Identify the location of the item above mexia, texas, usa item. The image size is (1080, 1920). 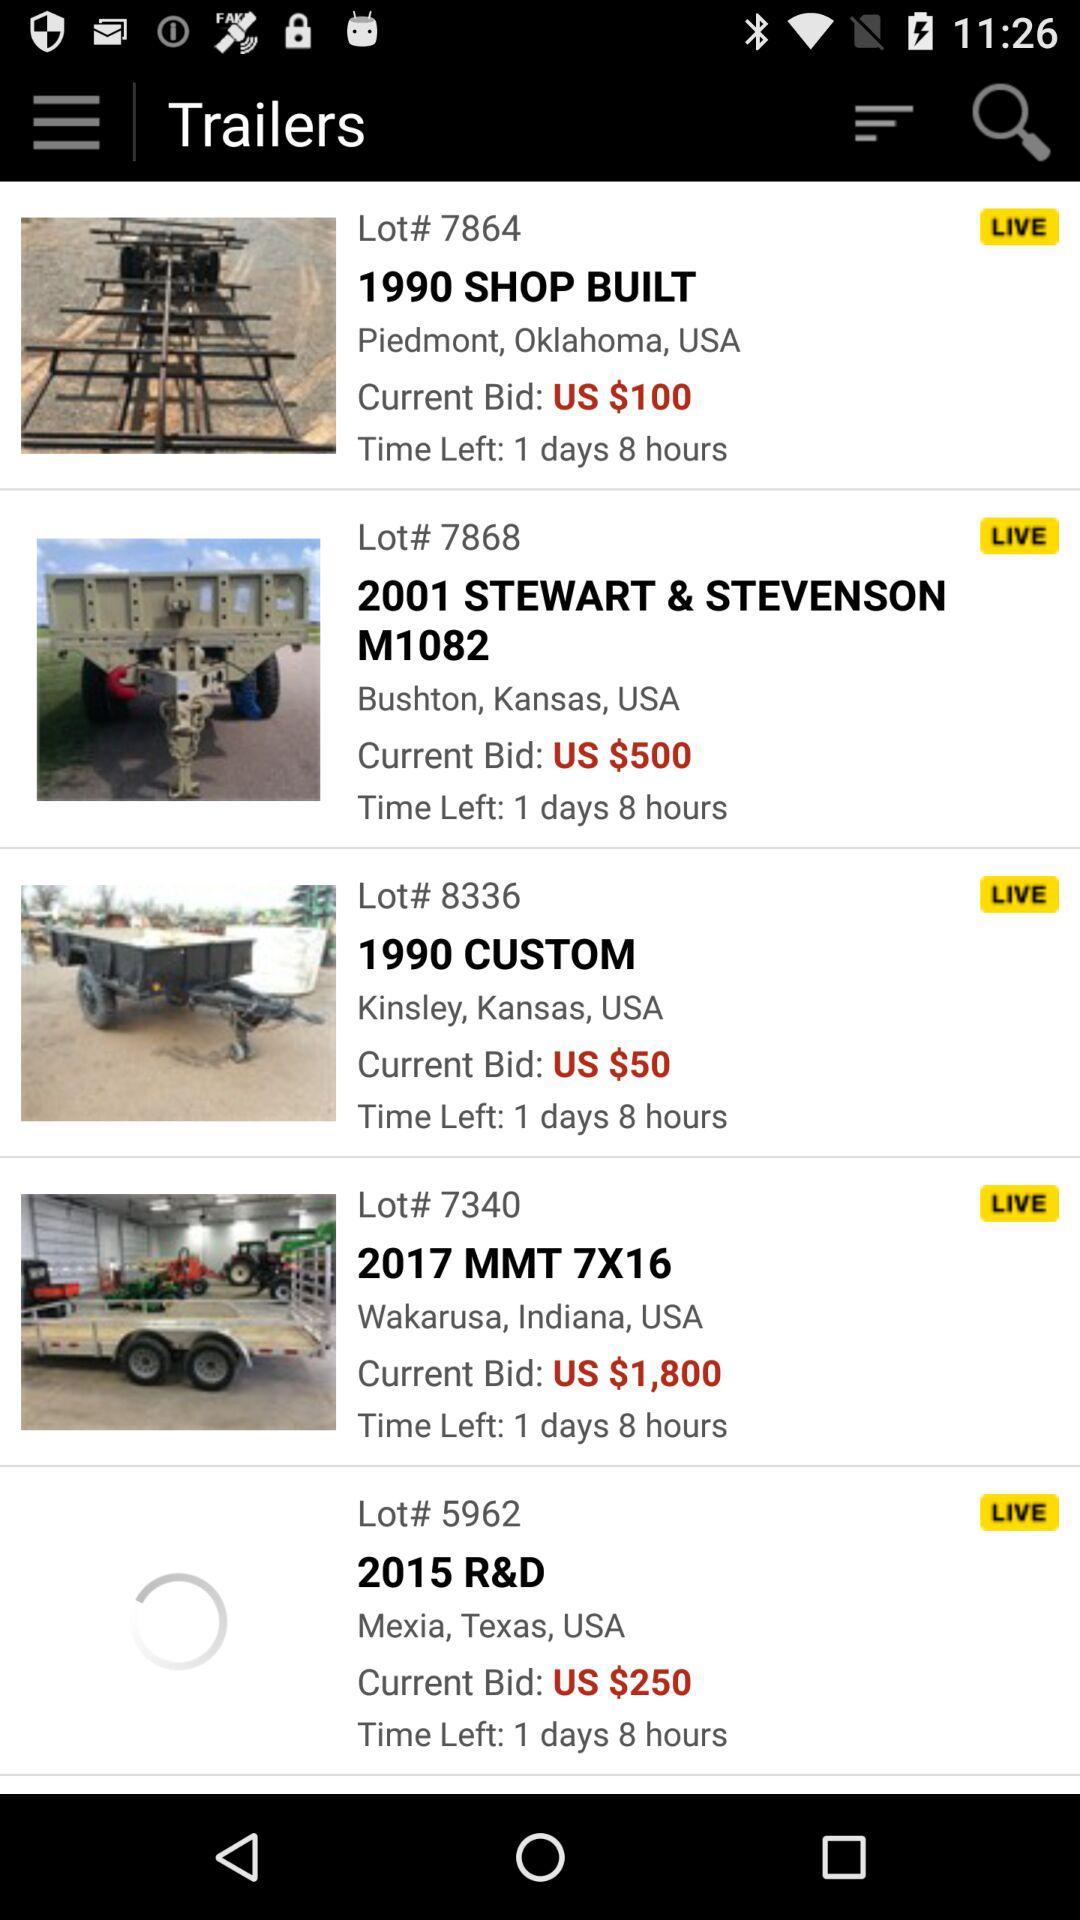
(456, 1569).